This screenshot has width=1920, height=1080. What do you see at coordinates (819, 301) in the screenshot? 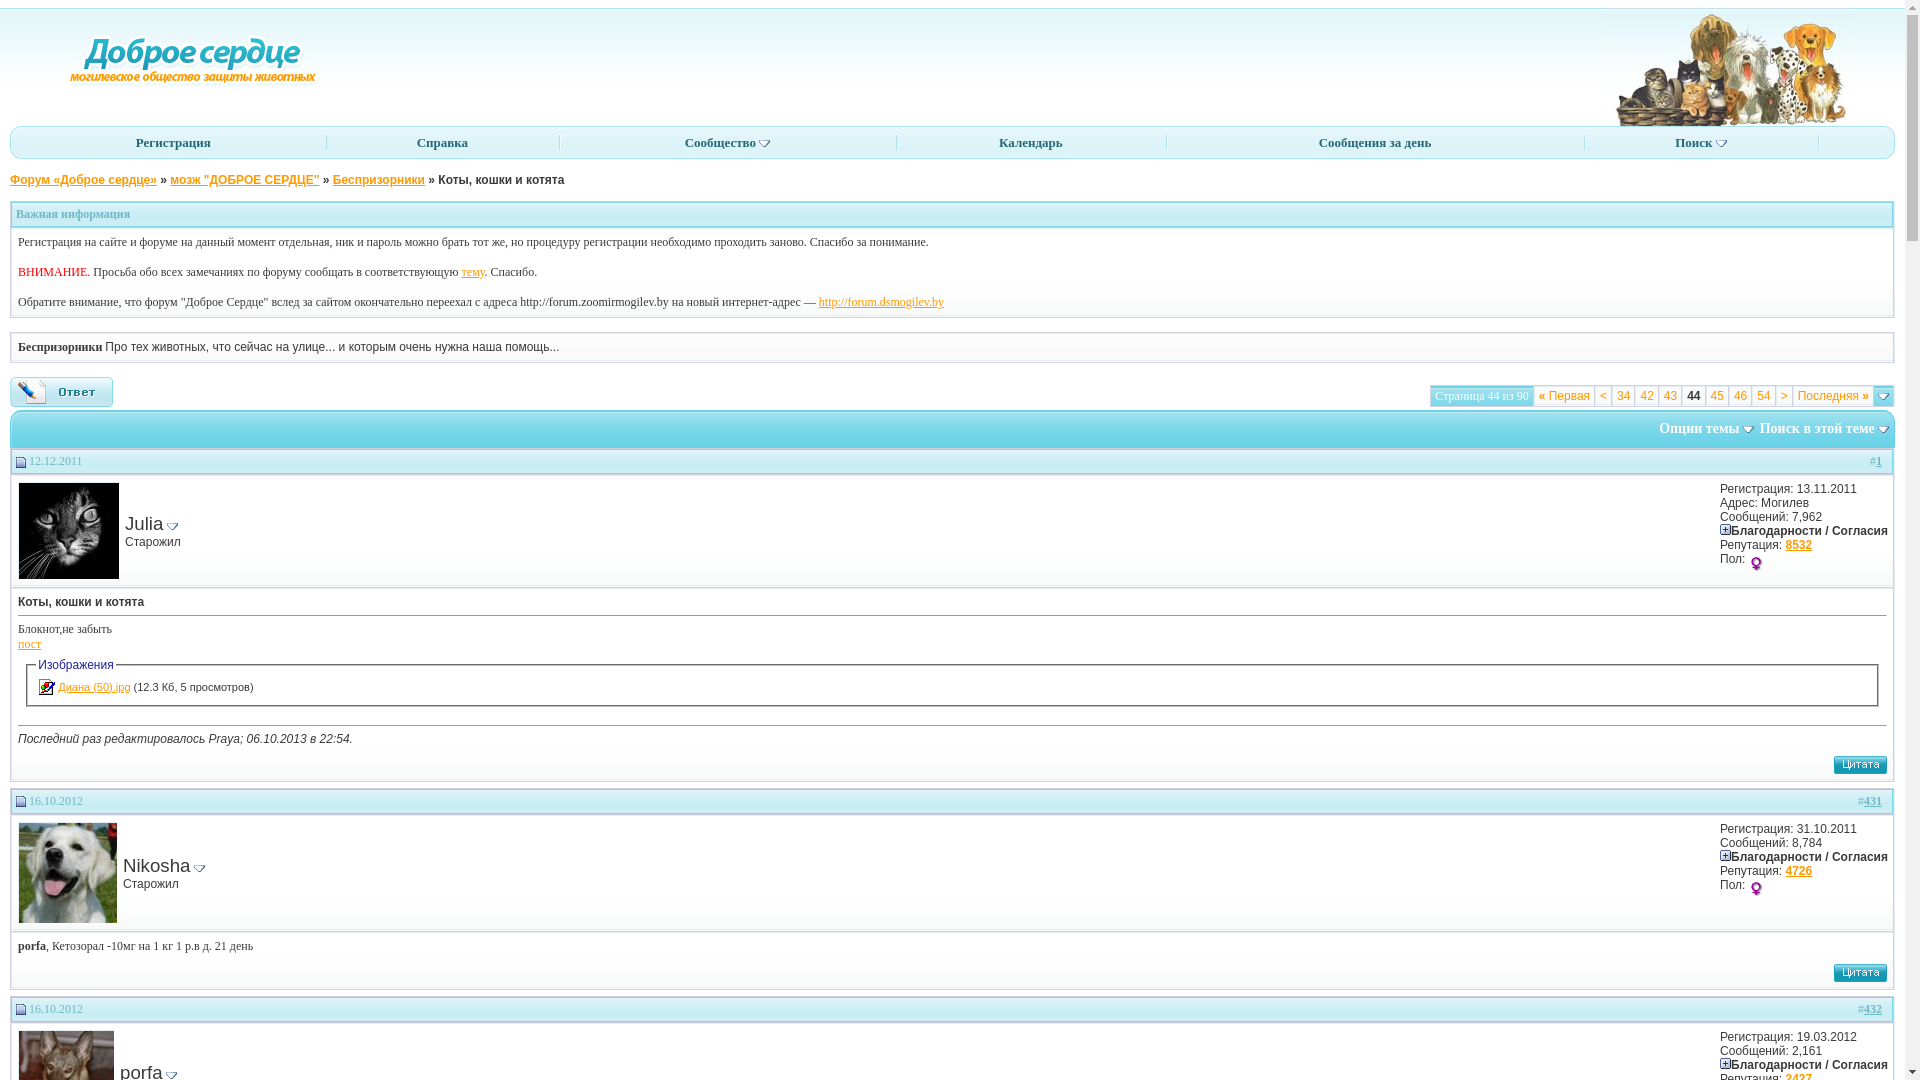
I see `'http://forum.dsmogilev.by'` at bounding box center [819, 301].